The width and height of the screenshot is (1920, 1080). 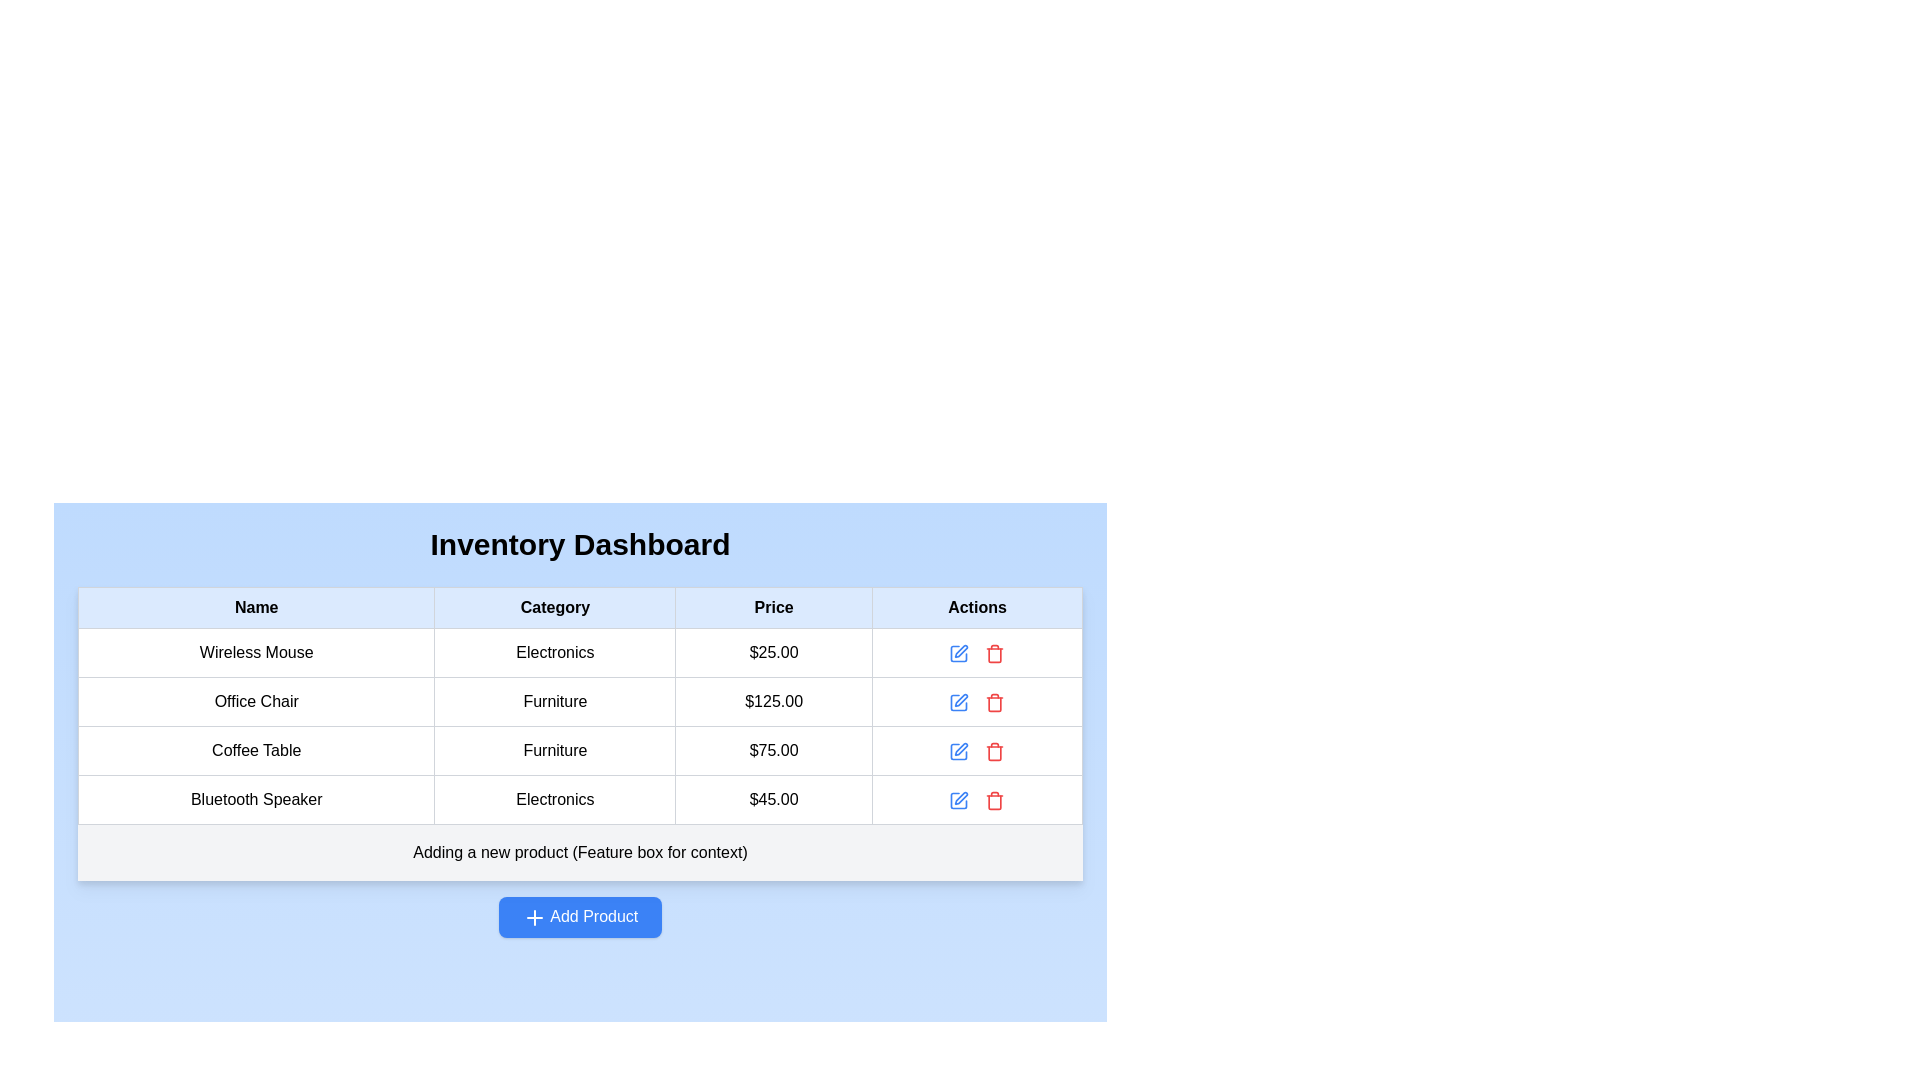 I want to click on the delete button located in the 'Actions' column of the first row, adjacent to 'Wireless Mouse', so click(x=995, y=652).